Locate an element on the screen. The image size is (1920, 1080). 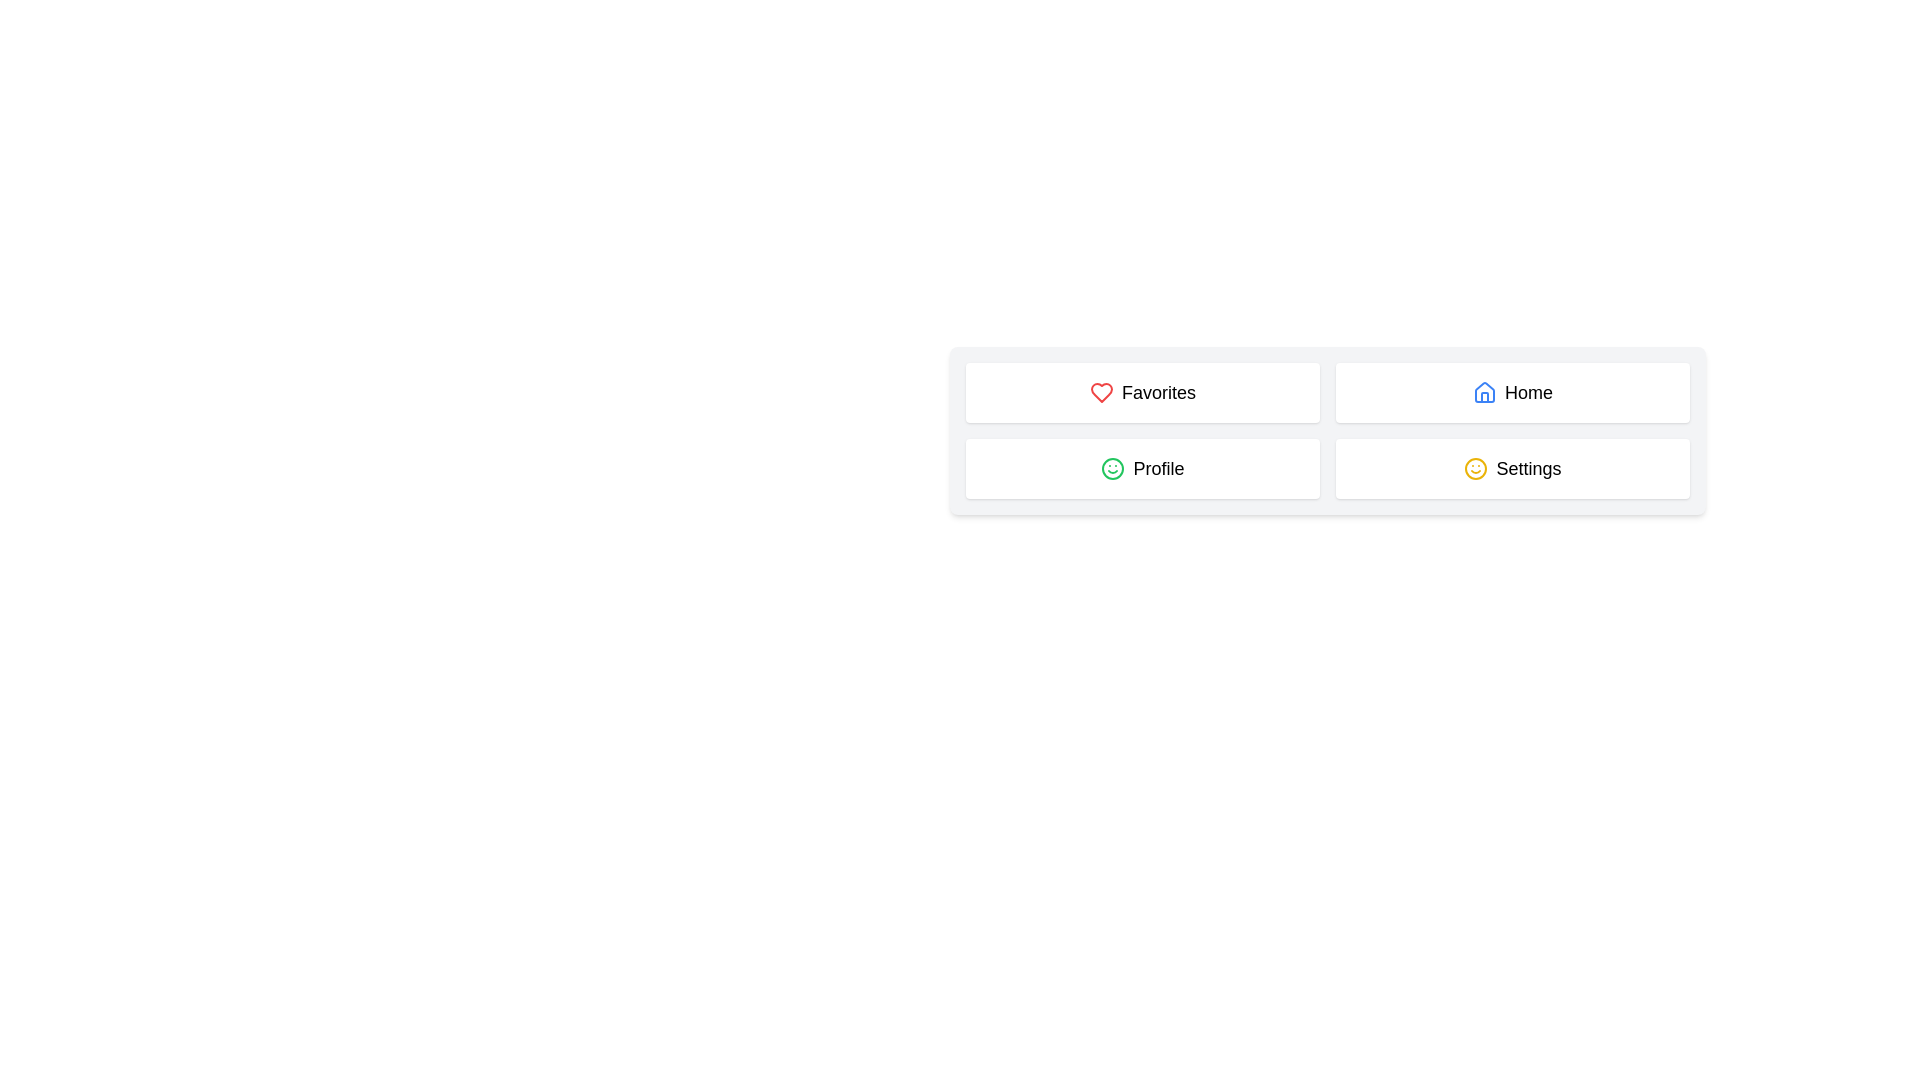
text label indicating the 'Favorites' section, which is positioned in the top-left quadrant of the interface is located at coordinates (1158, 393).